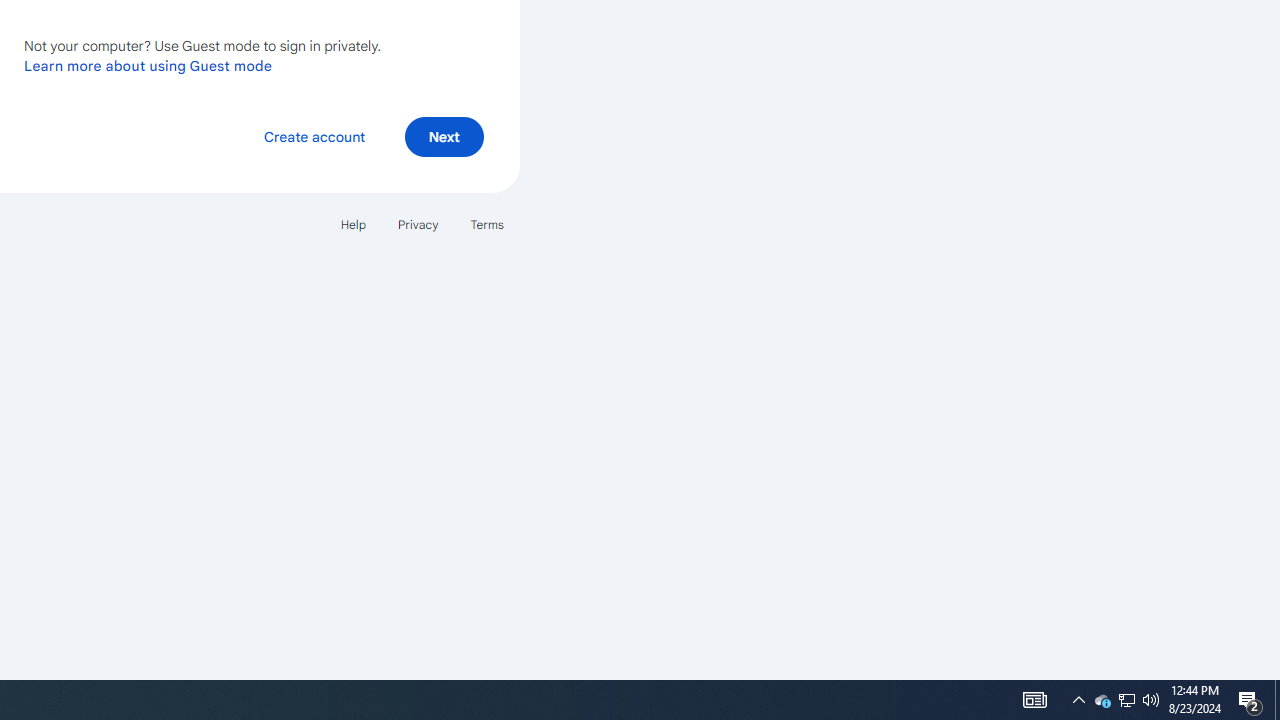  What do you see at coordinates (443, 135) in the screenshot?
I see `'Next'` at bounding box center [443, 135].